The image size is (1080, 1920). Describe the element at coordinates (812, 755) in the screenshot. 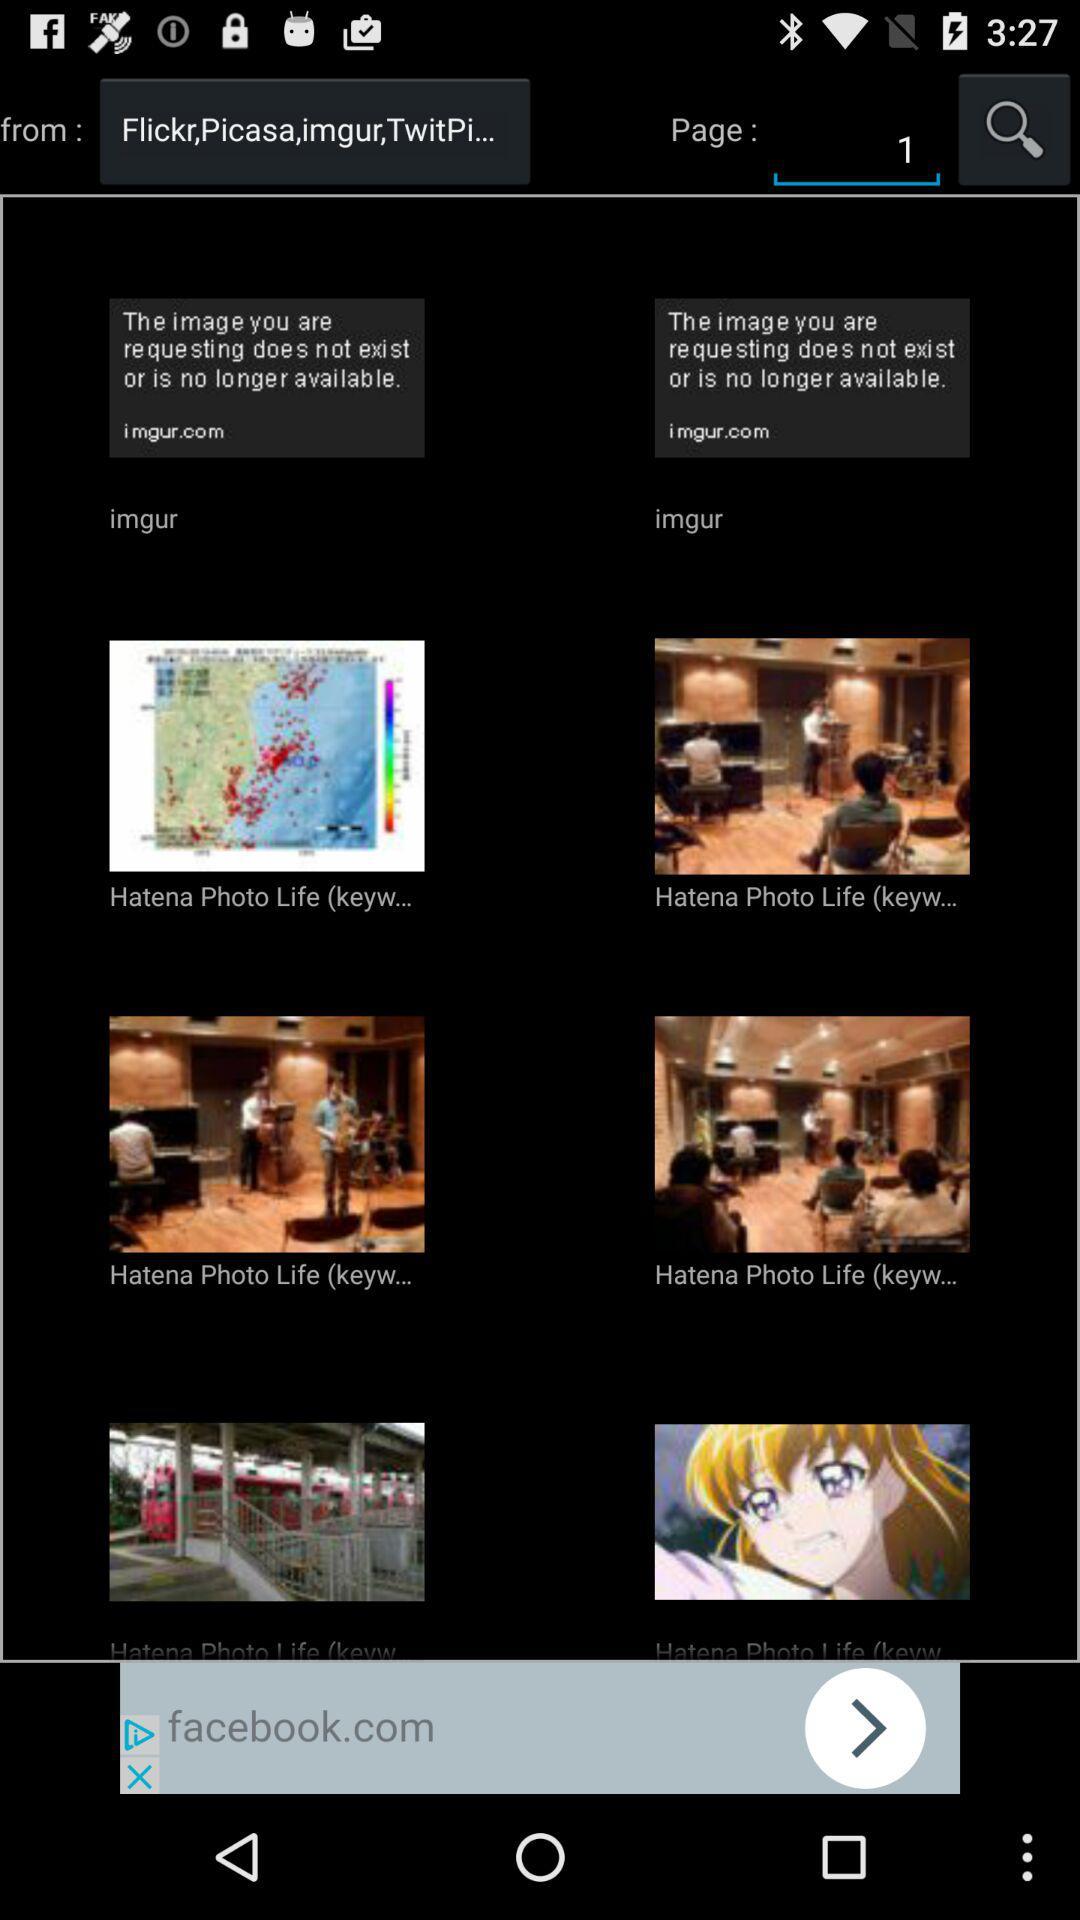

I see `the second image in the second row` at that location.